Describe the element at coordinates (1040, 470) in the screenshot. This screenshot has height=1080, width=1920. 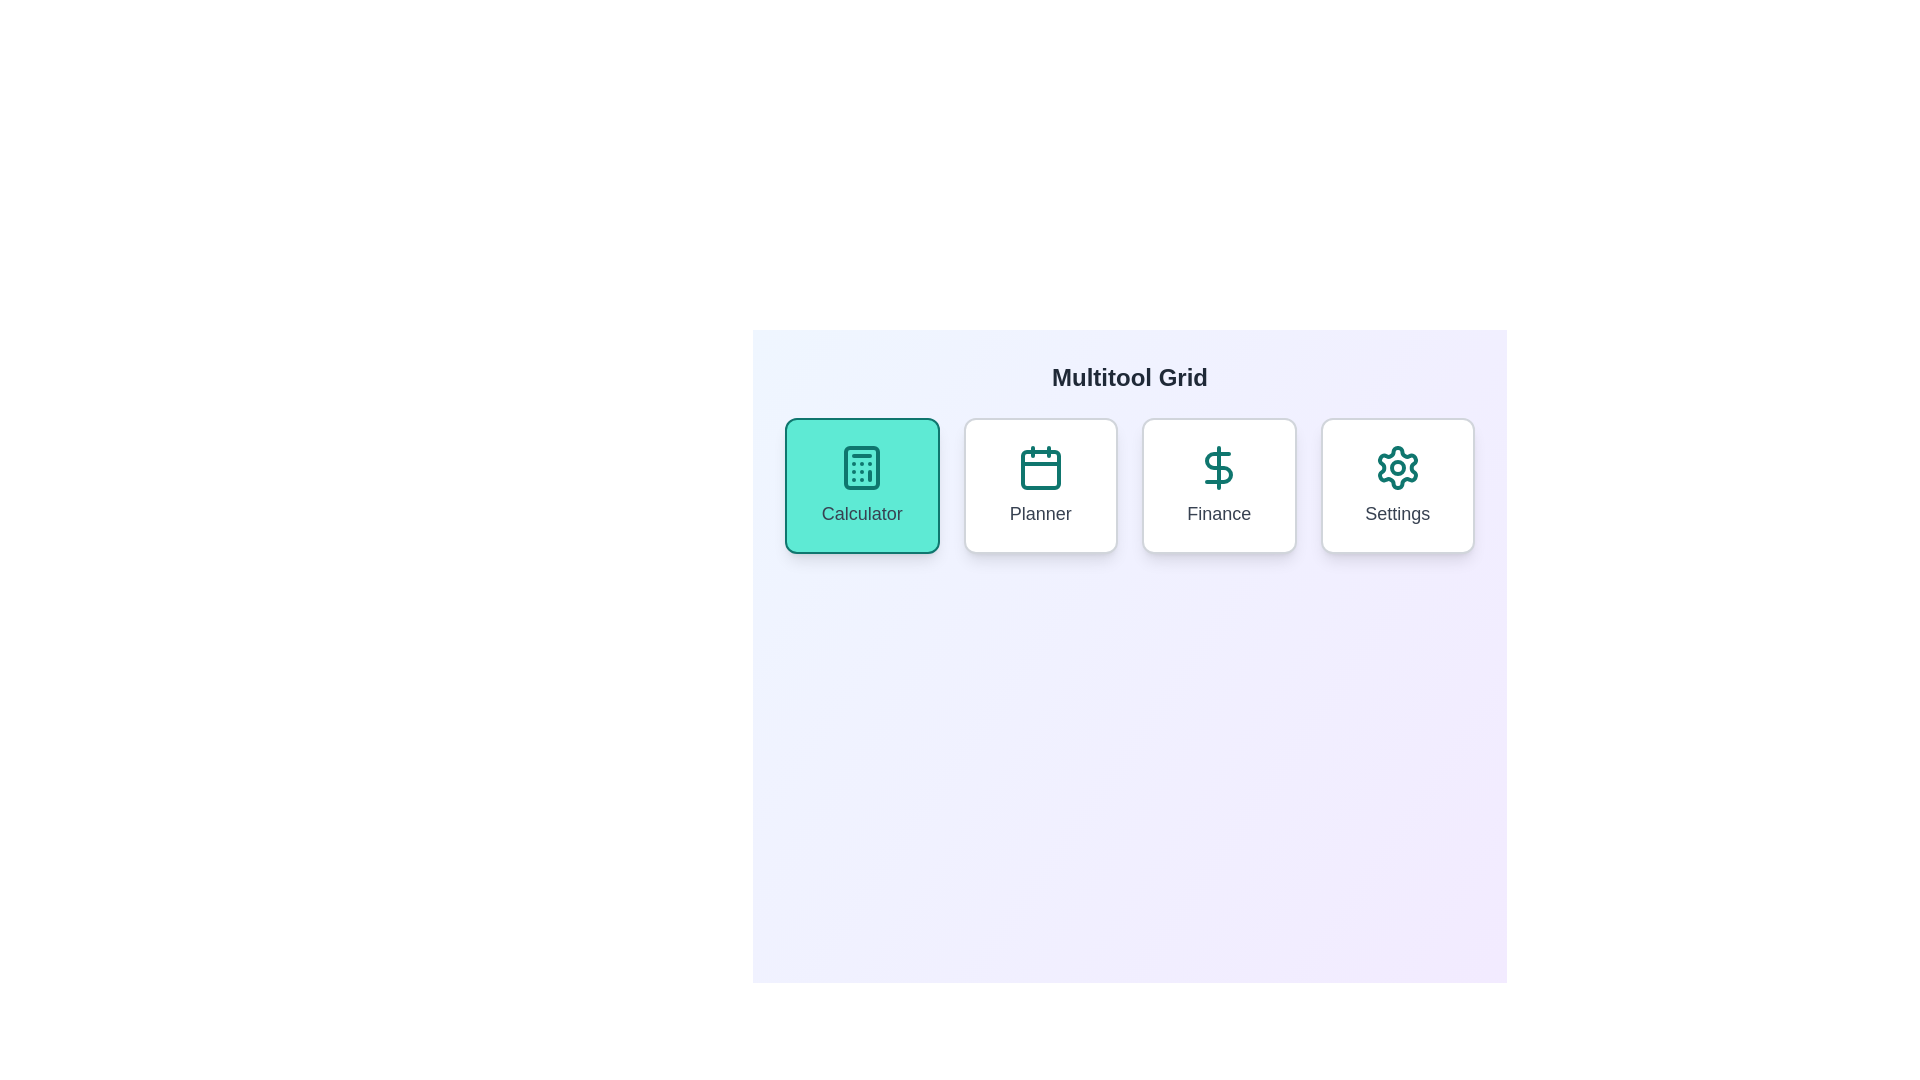
I see `the decorative graphical component of the calendar icon, which represents a highlighted date within the 'Planner' section` at that location.